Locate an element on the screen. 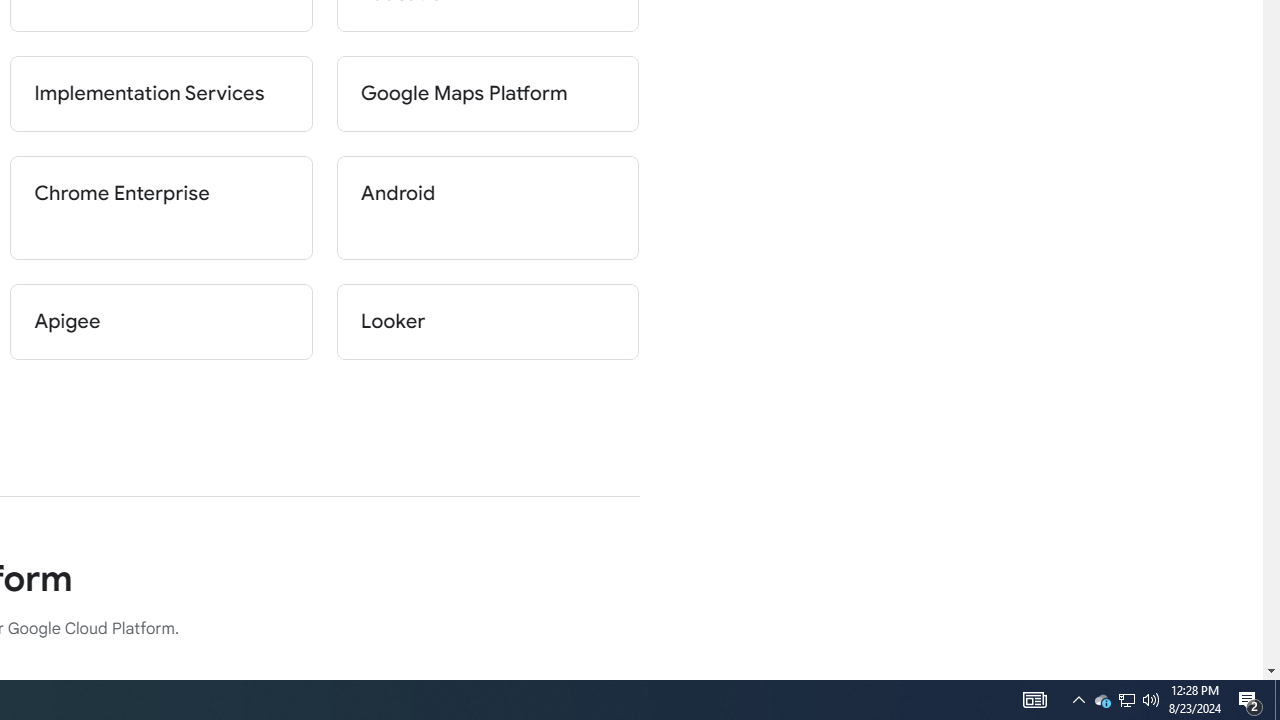 Image resolution: width=1280 pixels, height=720 pixels. 'Google Maps Platform' is located at coordinates (487, 93).